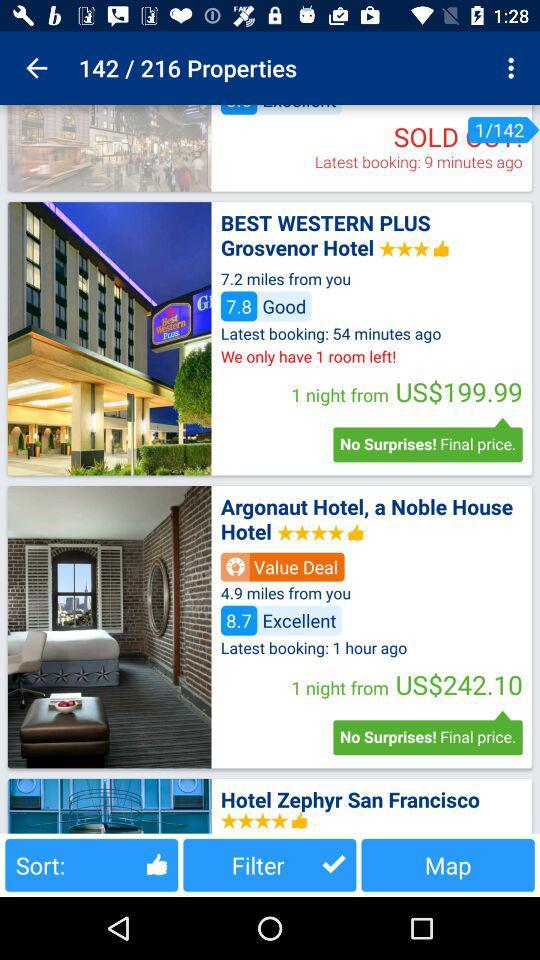 The width and height of the screenshot is (540, 960). I want to click on item next to the 142 / 216 properties, so click(36, 68).